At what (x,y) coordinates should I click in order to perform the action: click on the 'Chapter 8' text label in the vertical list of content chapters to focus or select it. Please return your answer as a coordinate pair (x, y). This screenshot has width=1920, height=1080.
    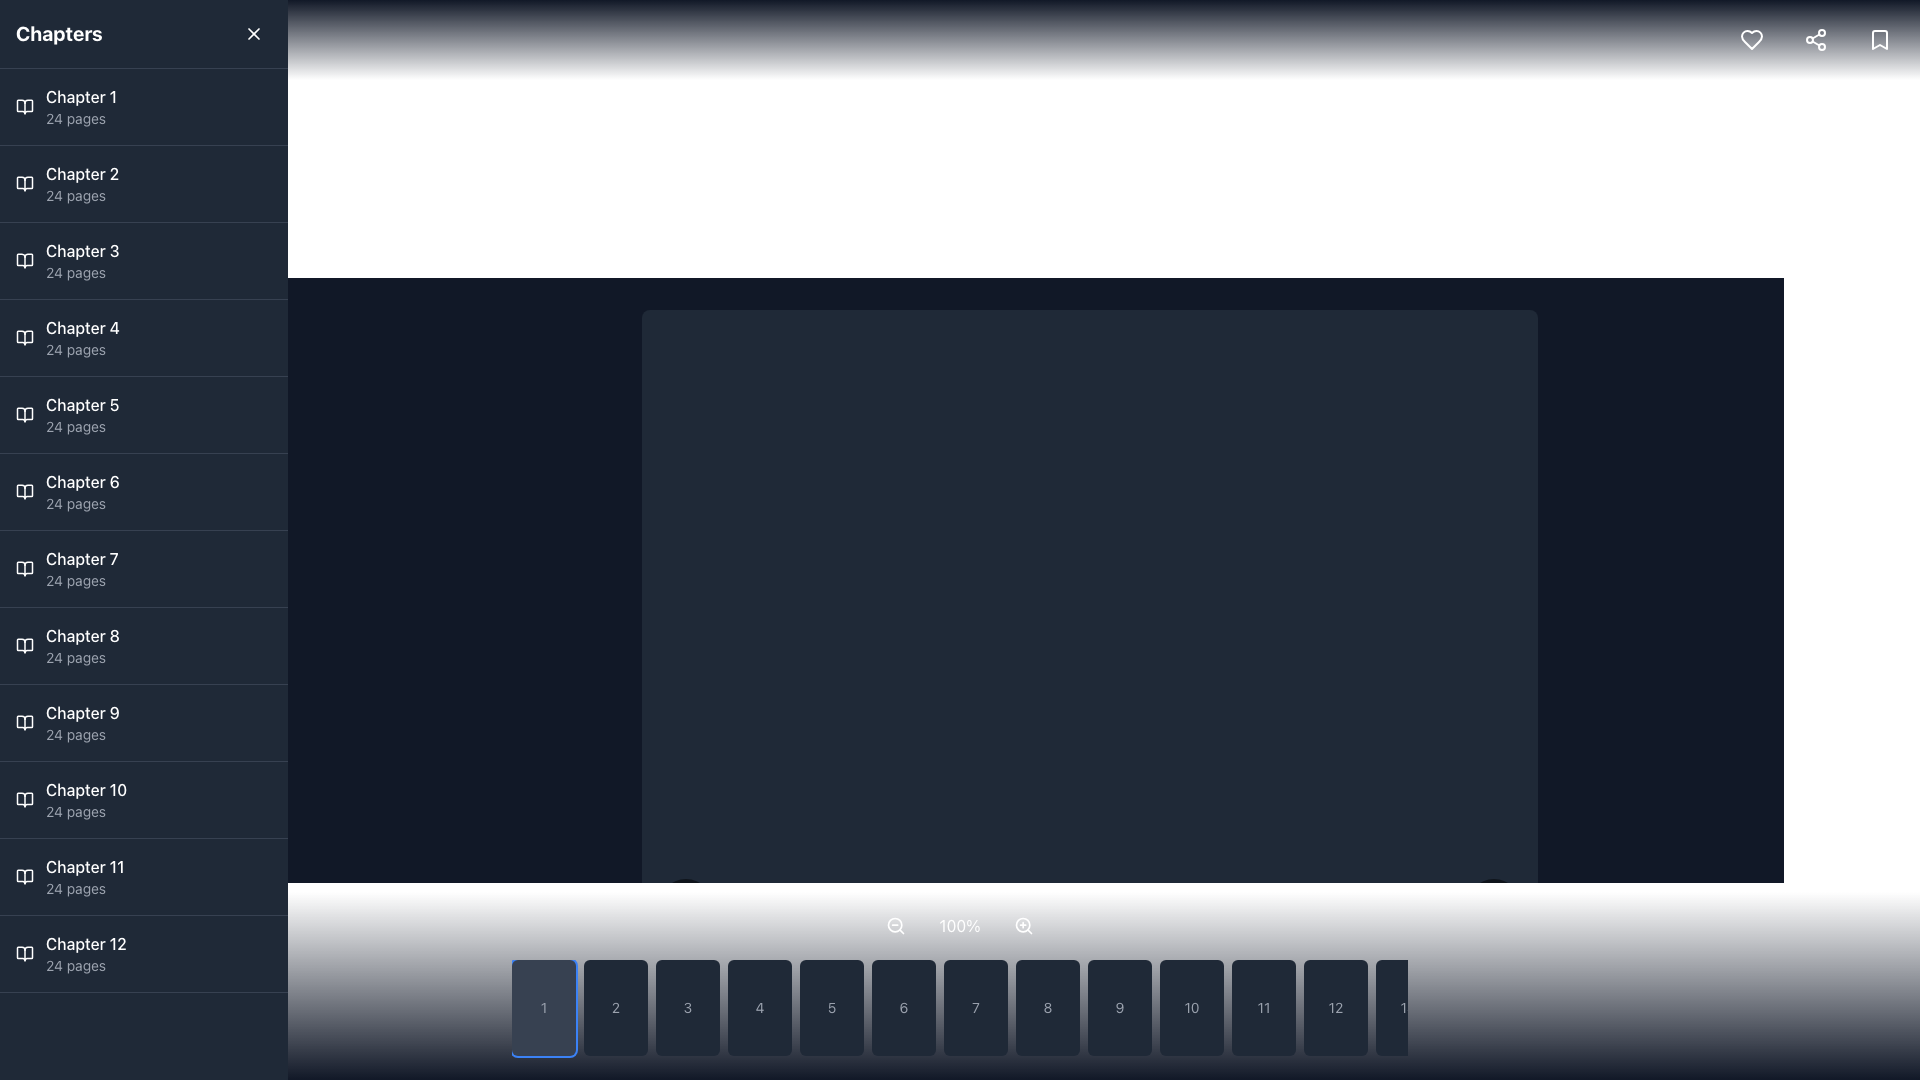
    Looking at the image, I should click on (81, 636).